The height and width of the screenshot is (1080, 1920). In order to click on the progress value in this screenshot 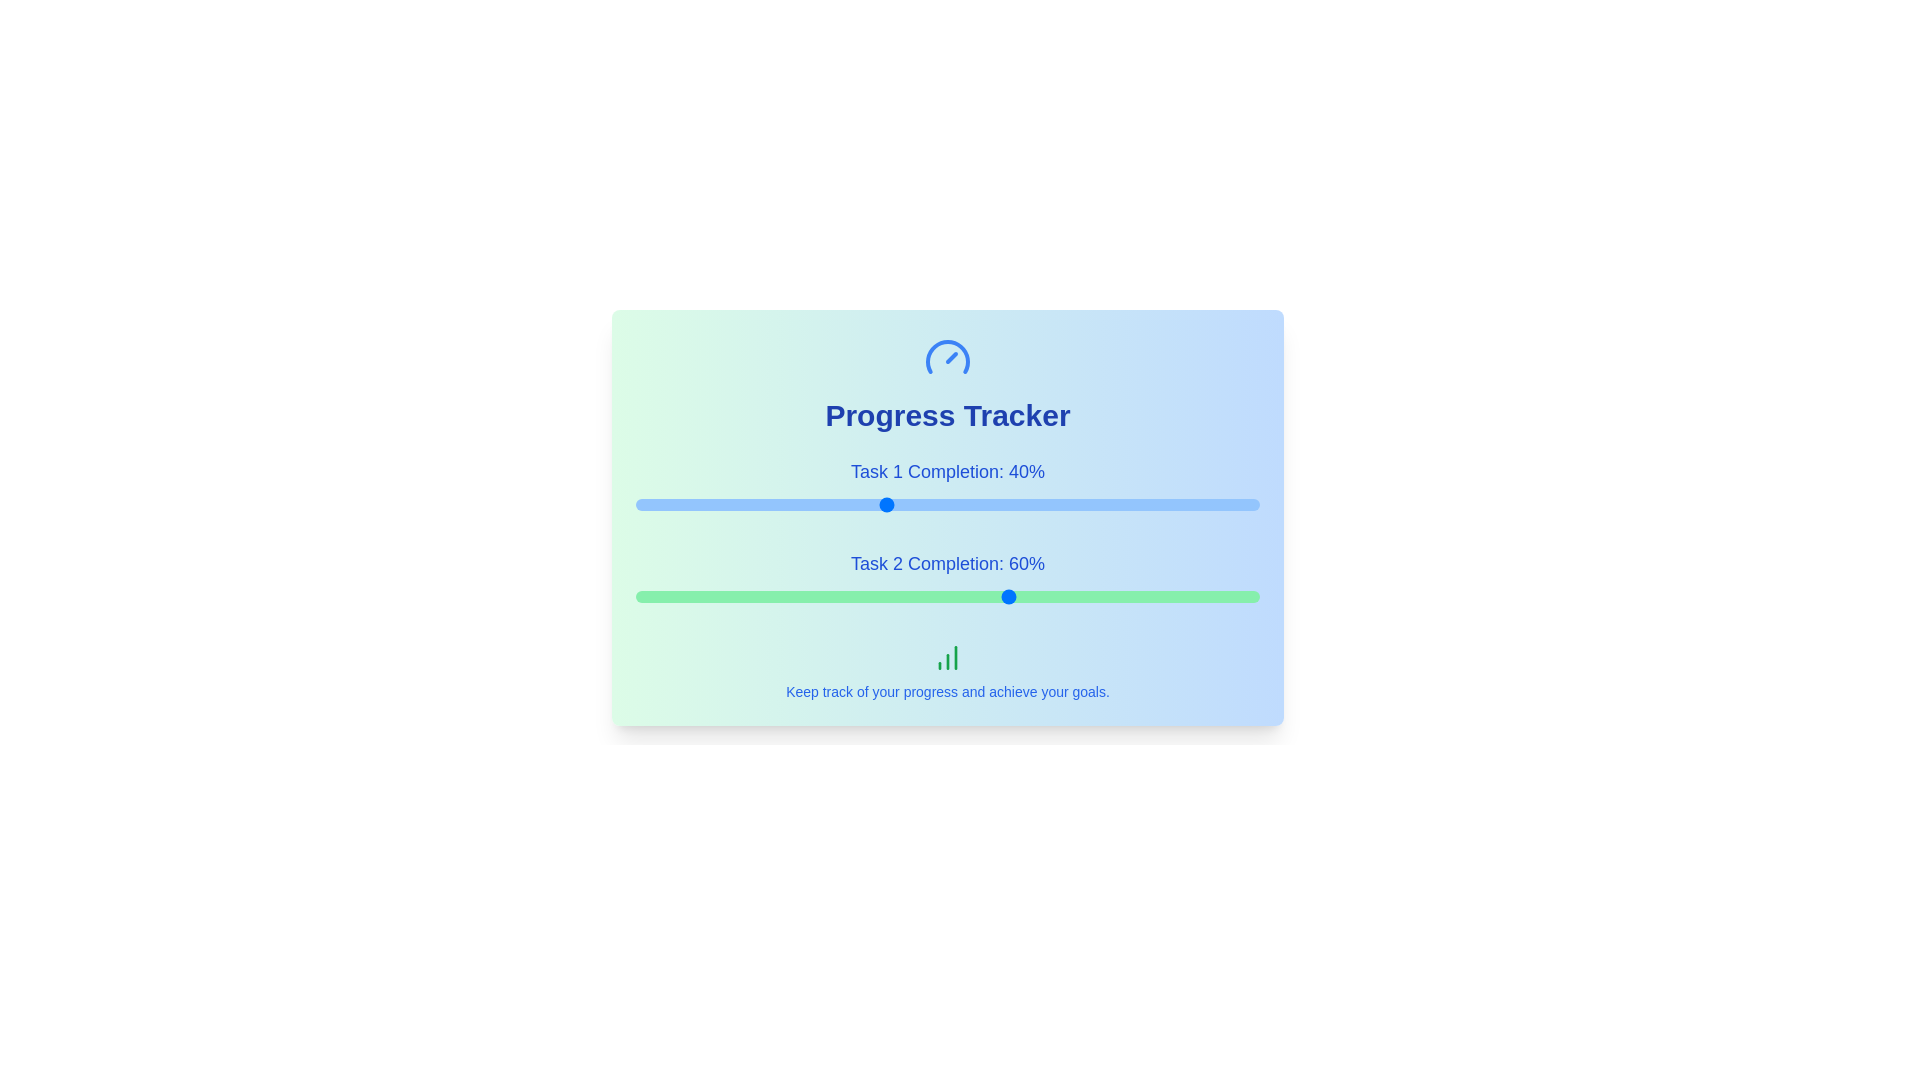, I will do `click(848, 504)`.